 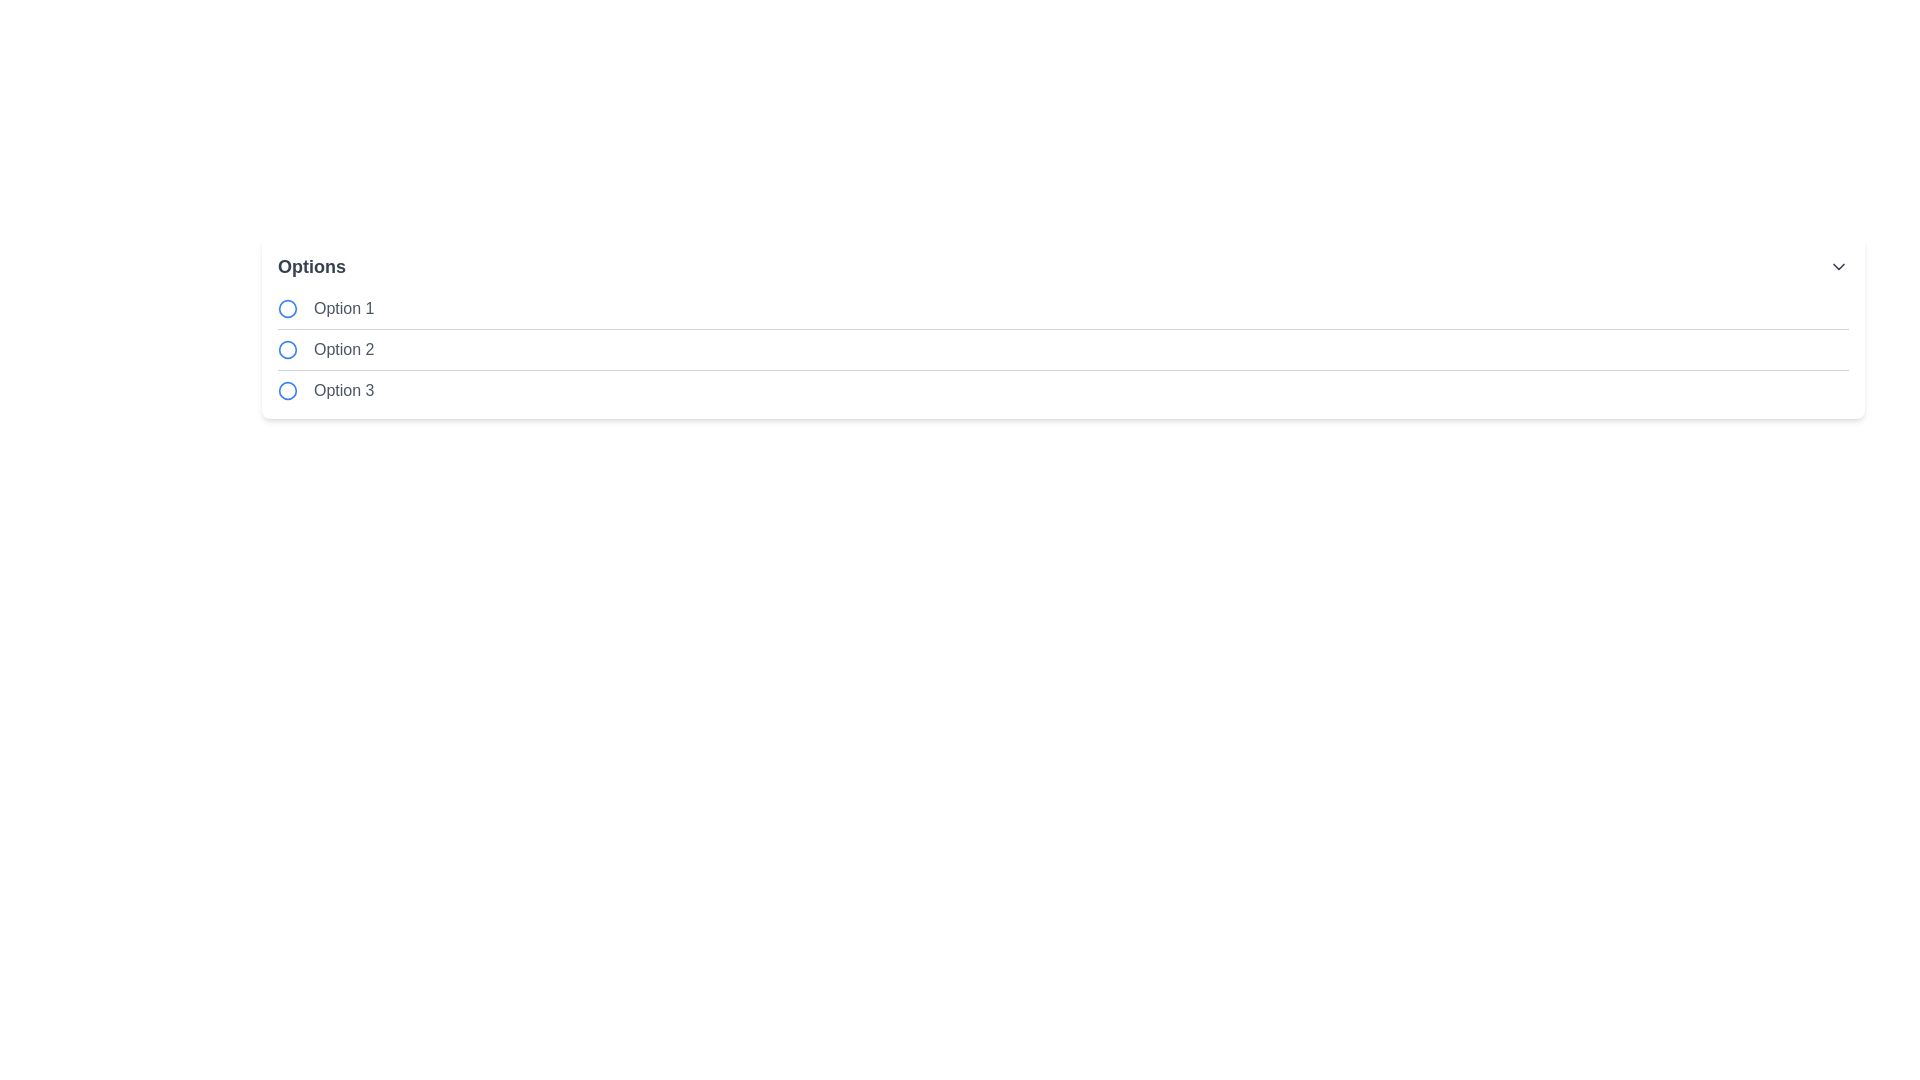 I want to click on the text label displaying 'Option 1', so click(x=344, y=308).